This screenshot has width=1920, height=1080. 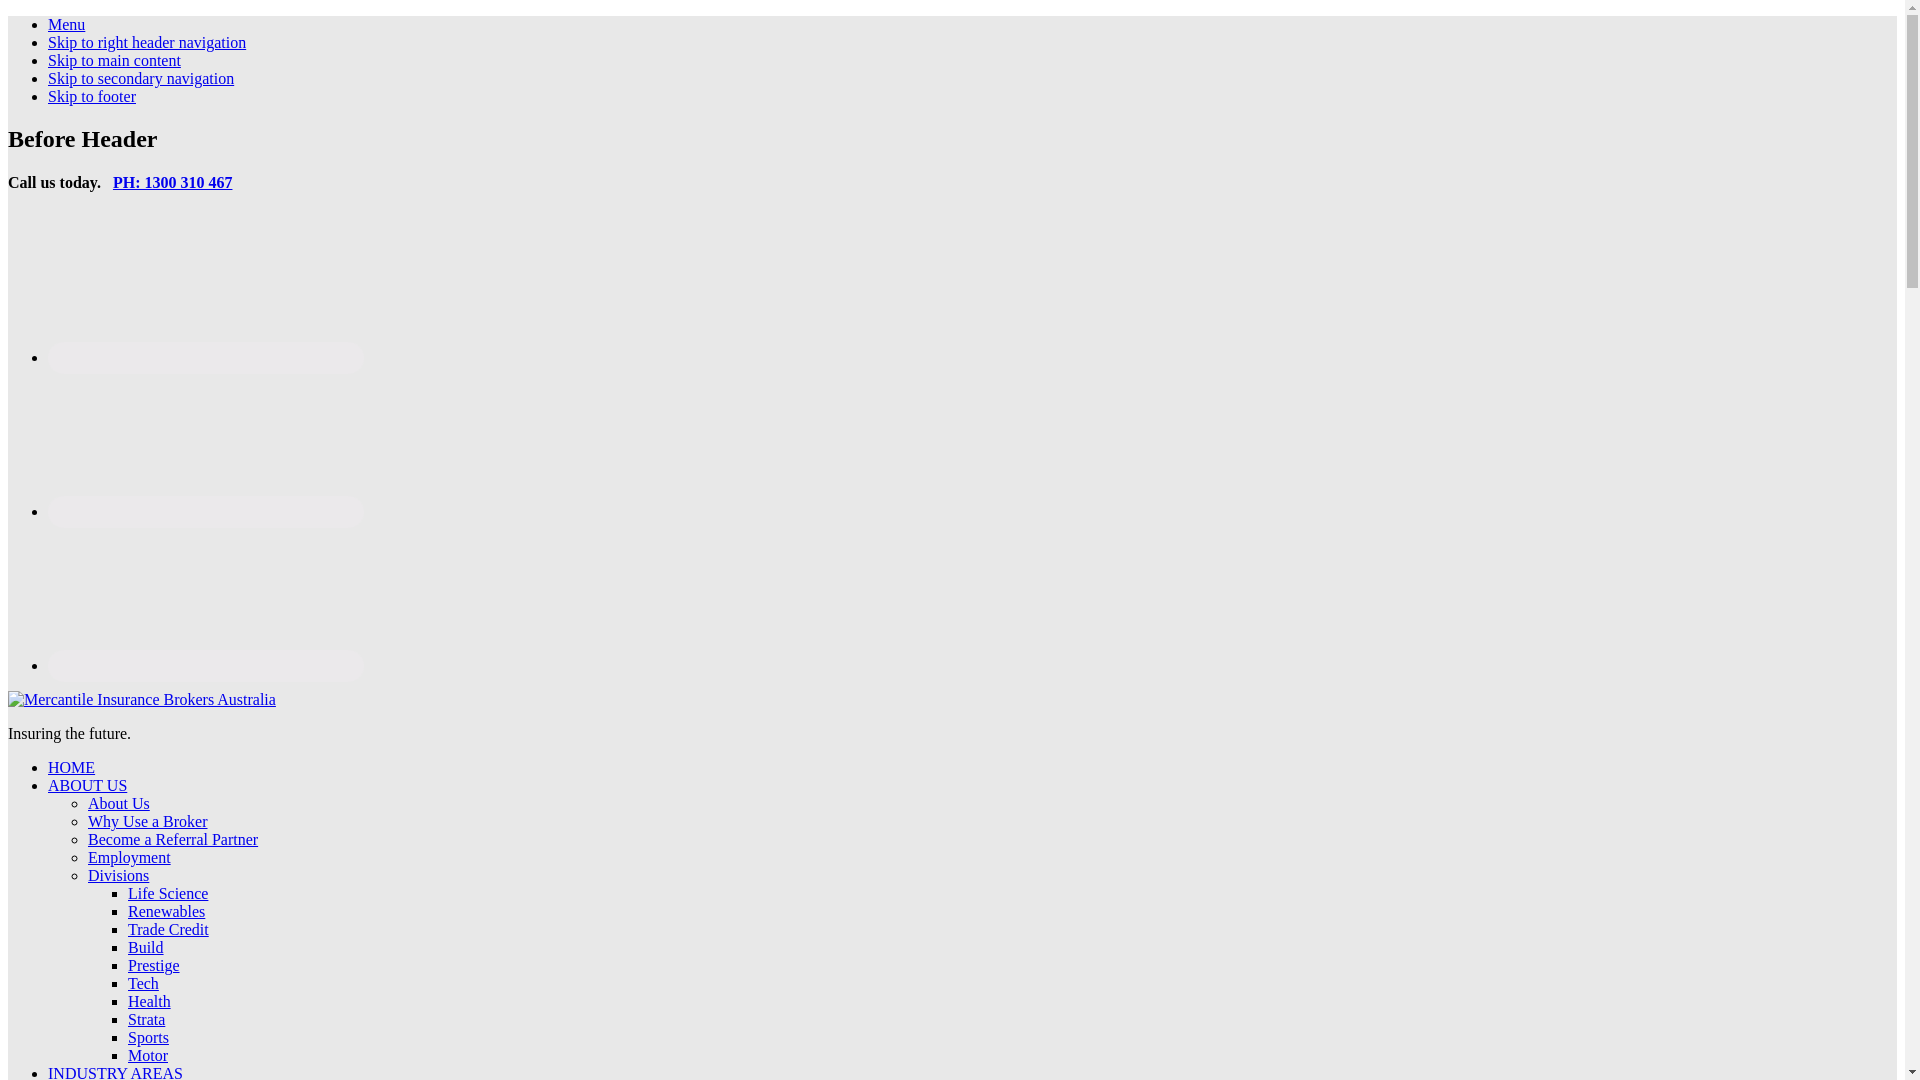 I want to click on 'PH: 1300 310 467', so click(x=172, y=182).